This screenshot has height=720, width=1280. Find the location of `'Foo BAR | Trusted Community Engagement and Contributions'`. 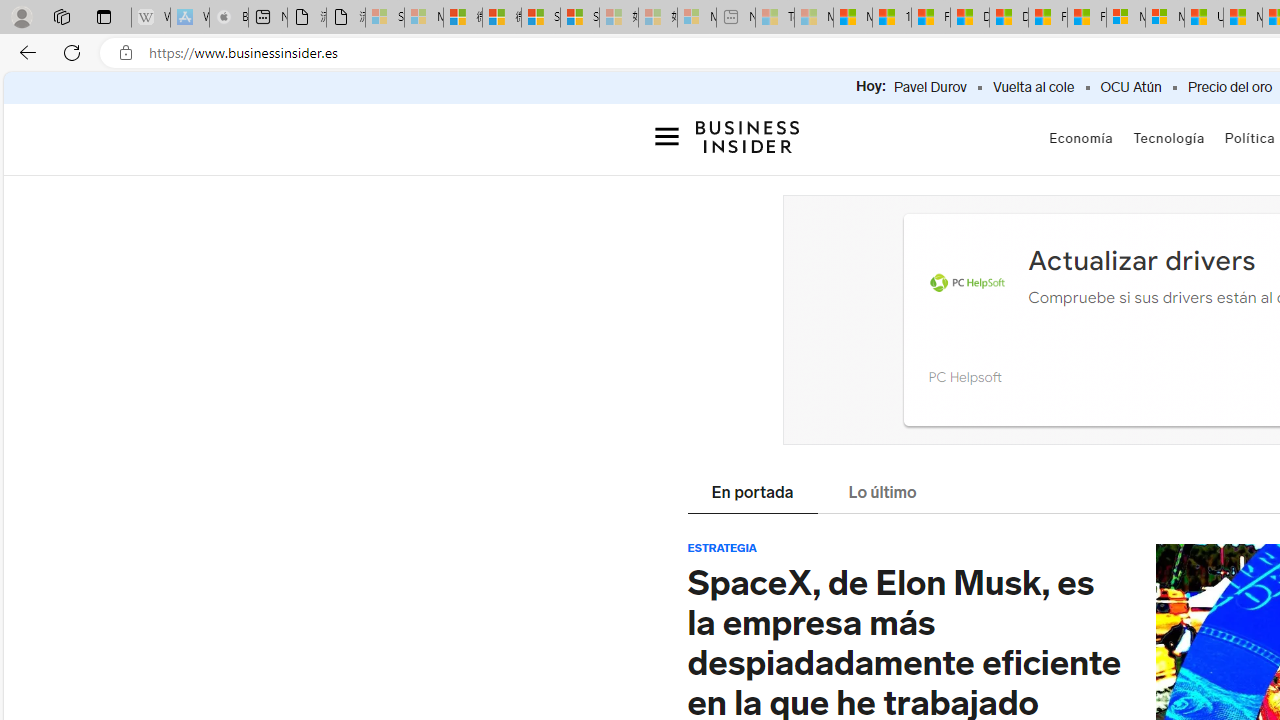

'Foo BAR | Trusted Community Engagement and Contributions' is located at coordinates (1085, 17).